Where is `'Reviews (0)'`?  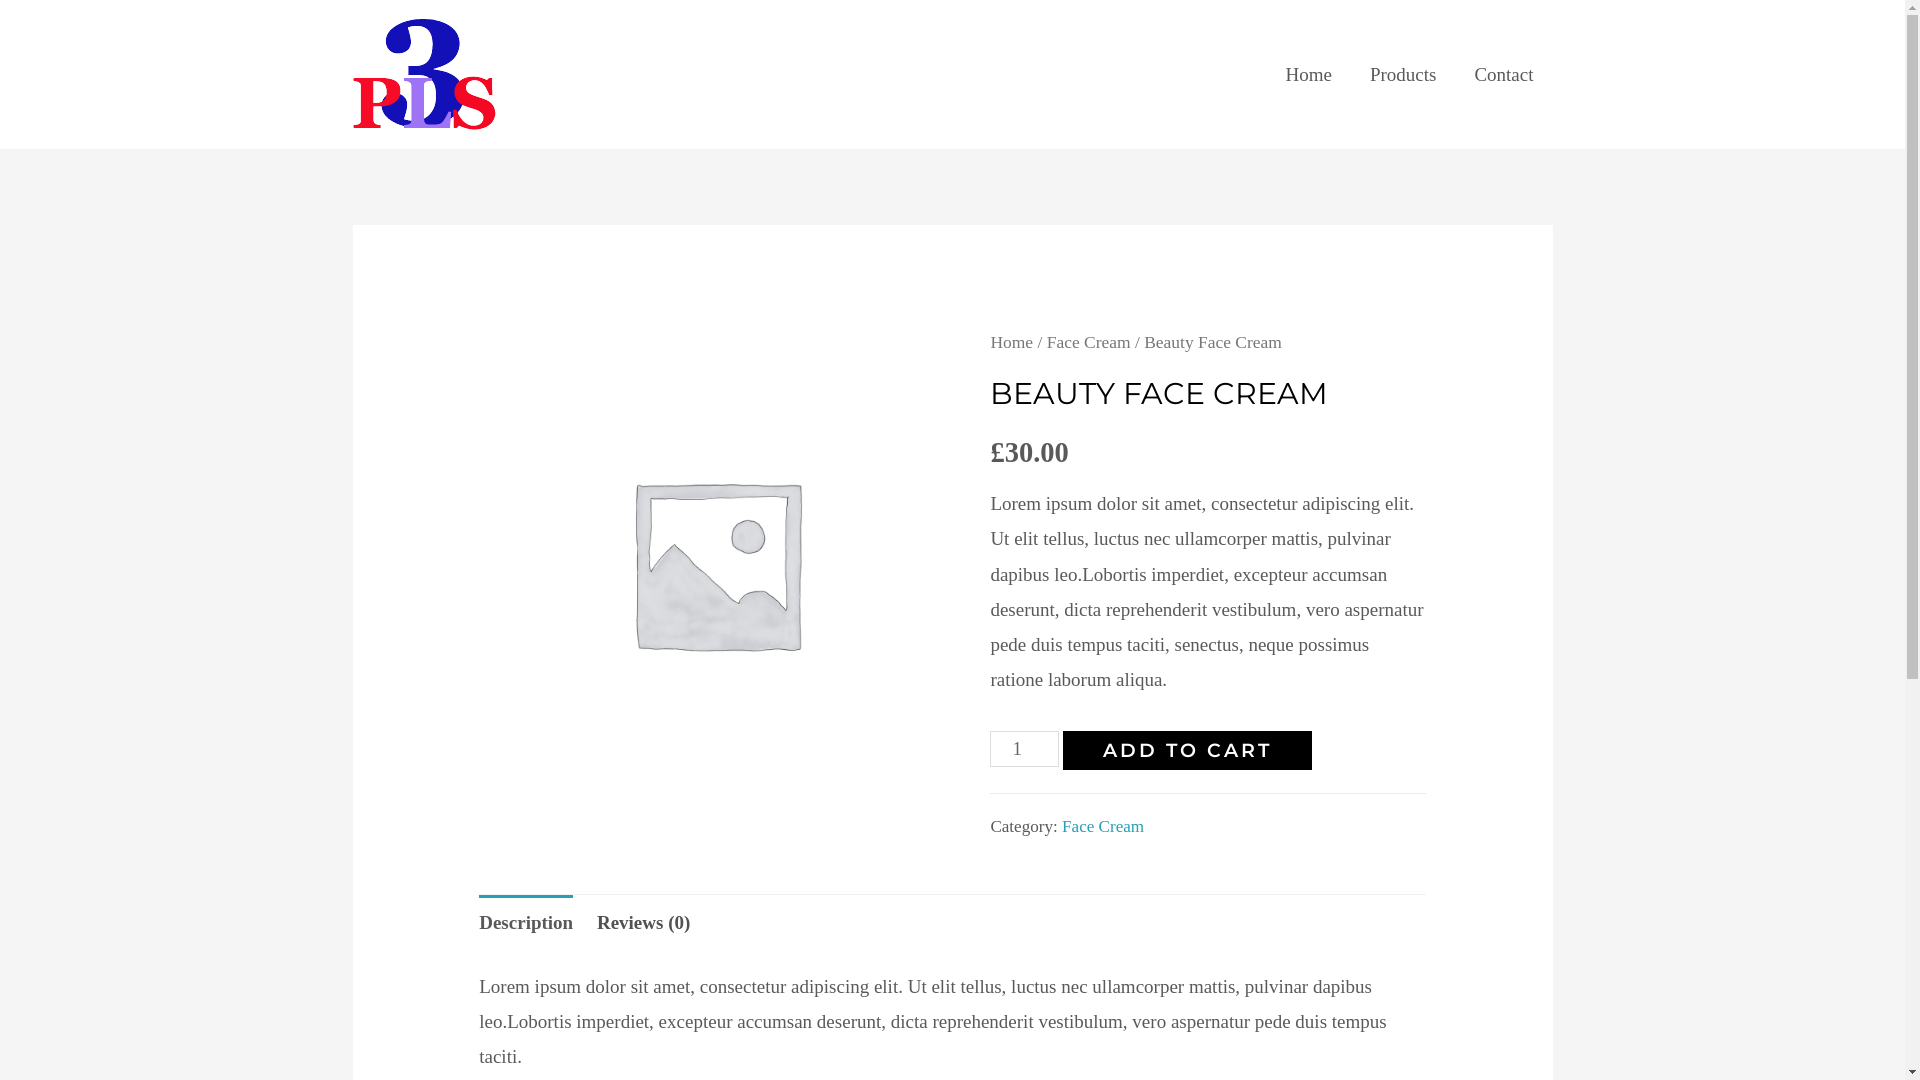 'Reviews (0)' is located at coordinates (595, 921).